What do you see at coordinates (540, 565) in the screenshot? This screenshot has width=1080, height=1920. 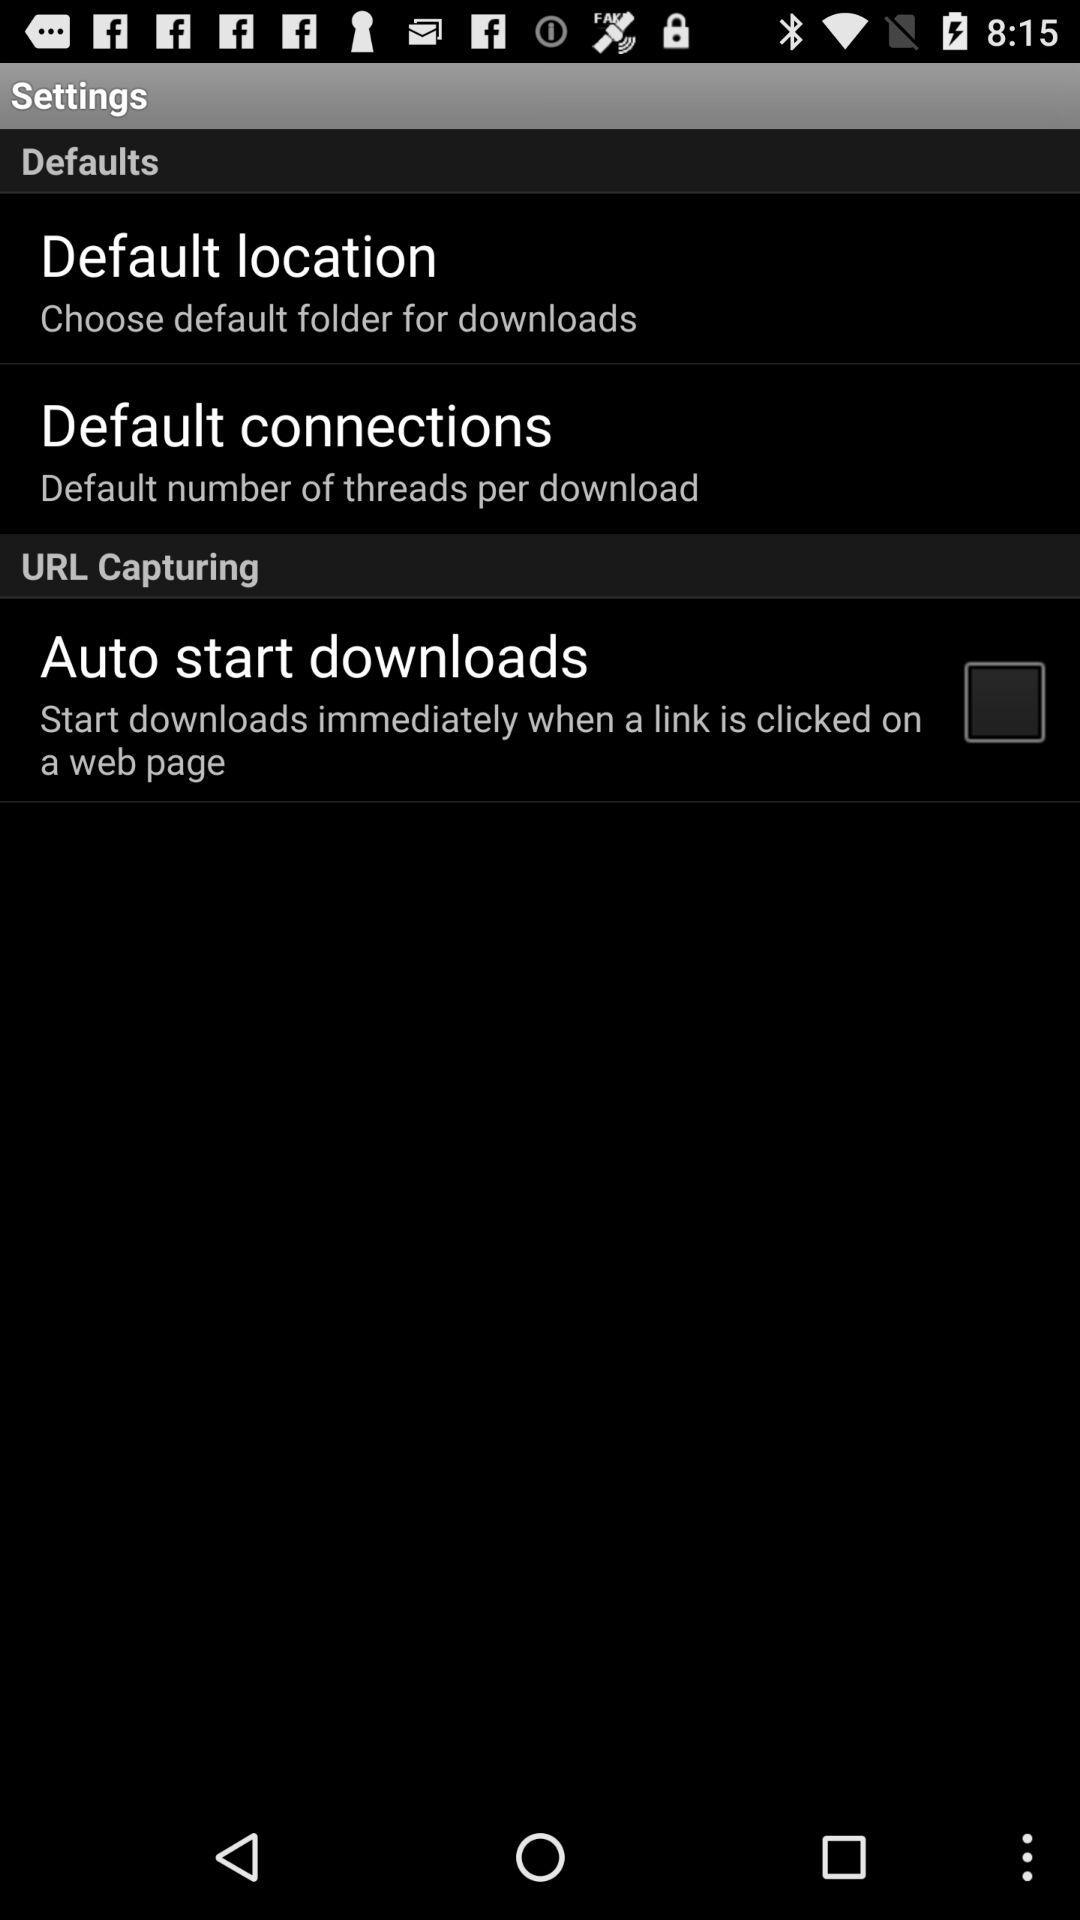 I see `the icon below default number of app` at bounding box center [540, 565].